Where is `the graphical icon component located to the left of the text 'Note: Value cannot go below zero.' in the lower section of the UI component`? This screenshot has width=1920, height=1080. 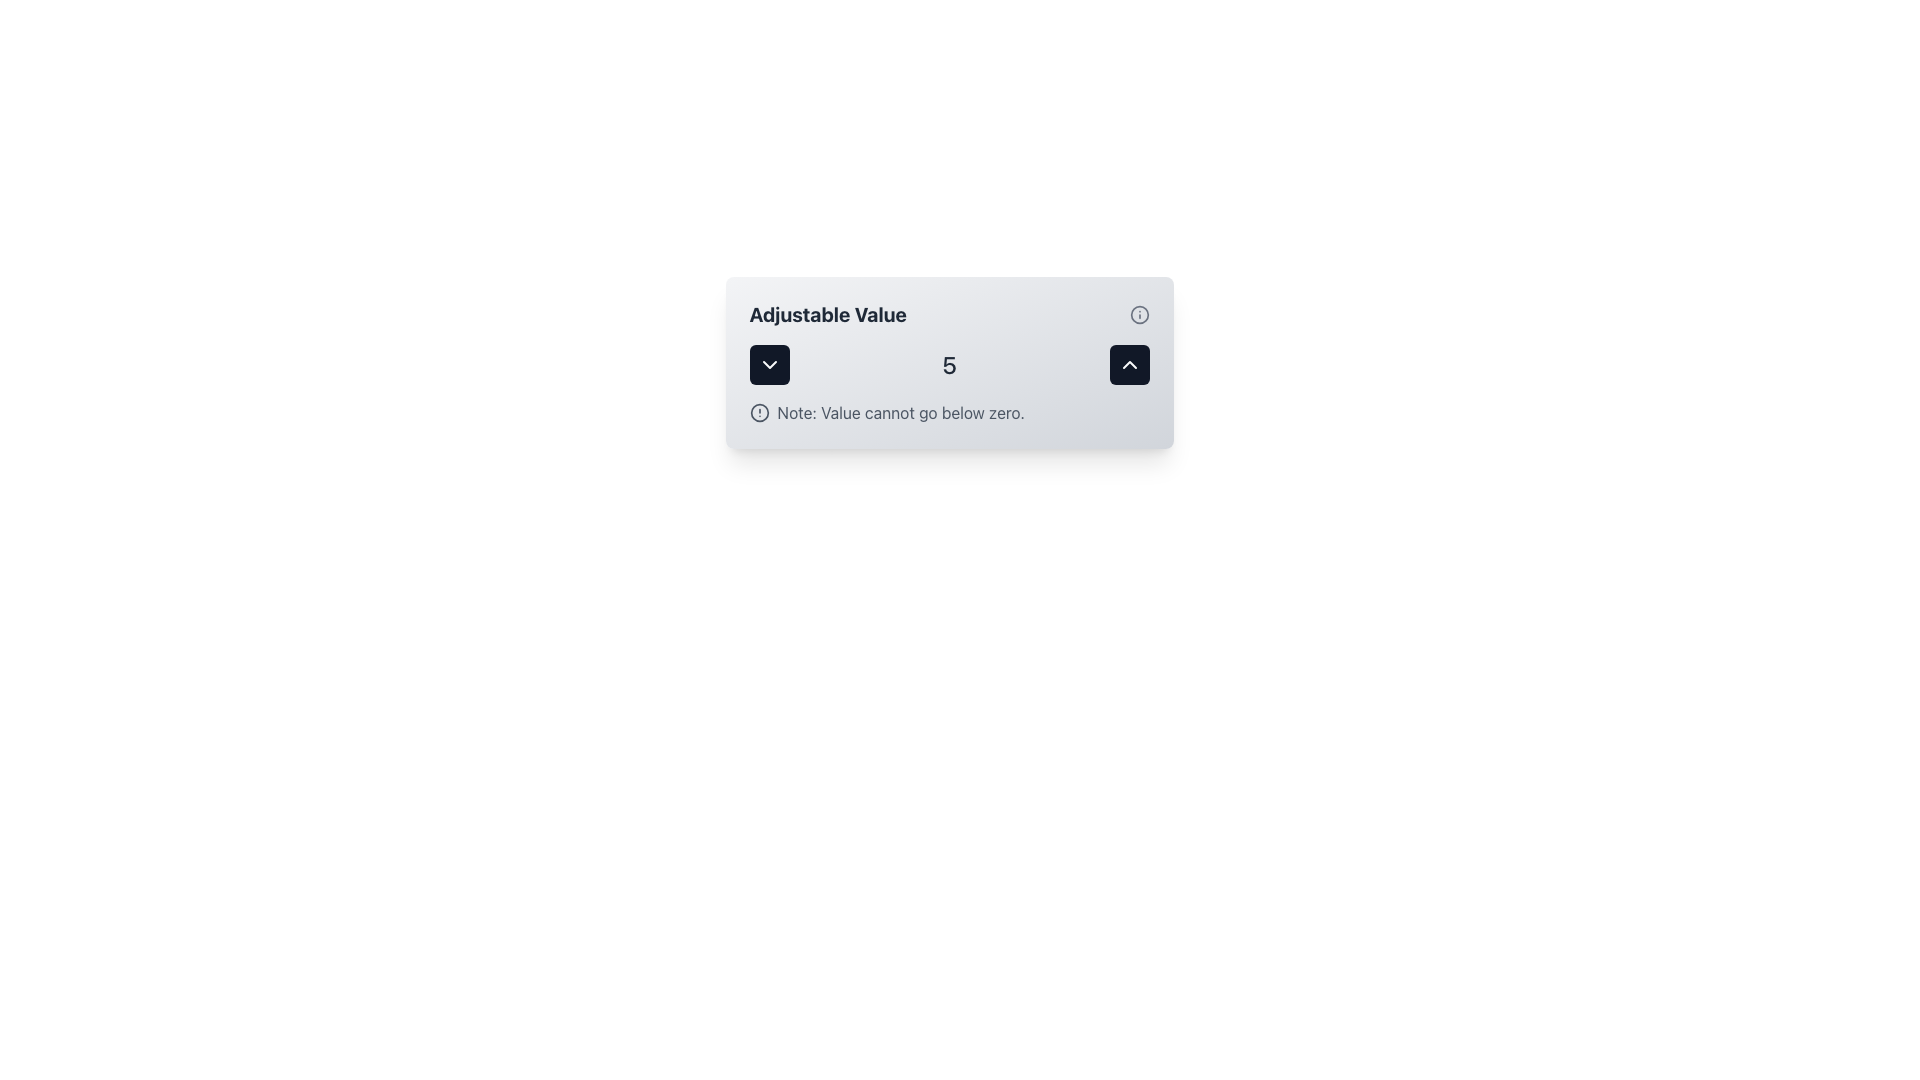 the graphical icon component located to the left of the text 'Note: Value cannot go below zero.' in the lower section of the UI component is located at coordinates (758, 411).